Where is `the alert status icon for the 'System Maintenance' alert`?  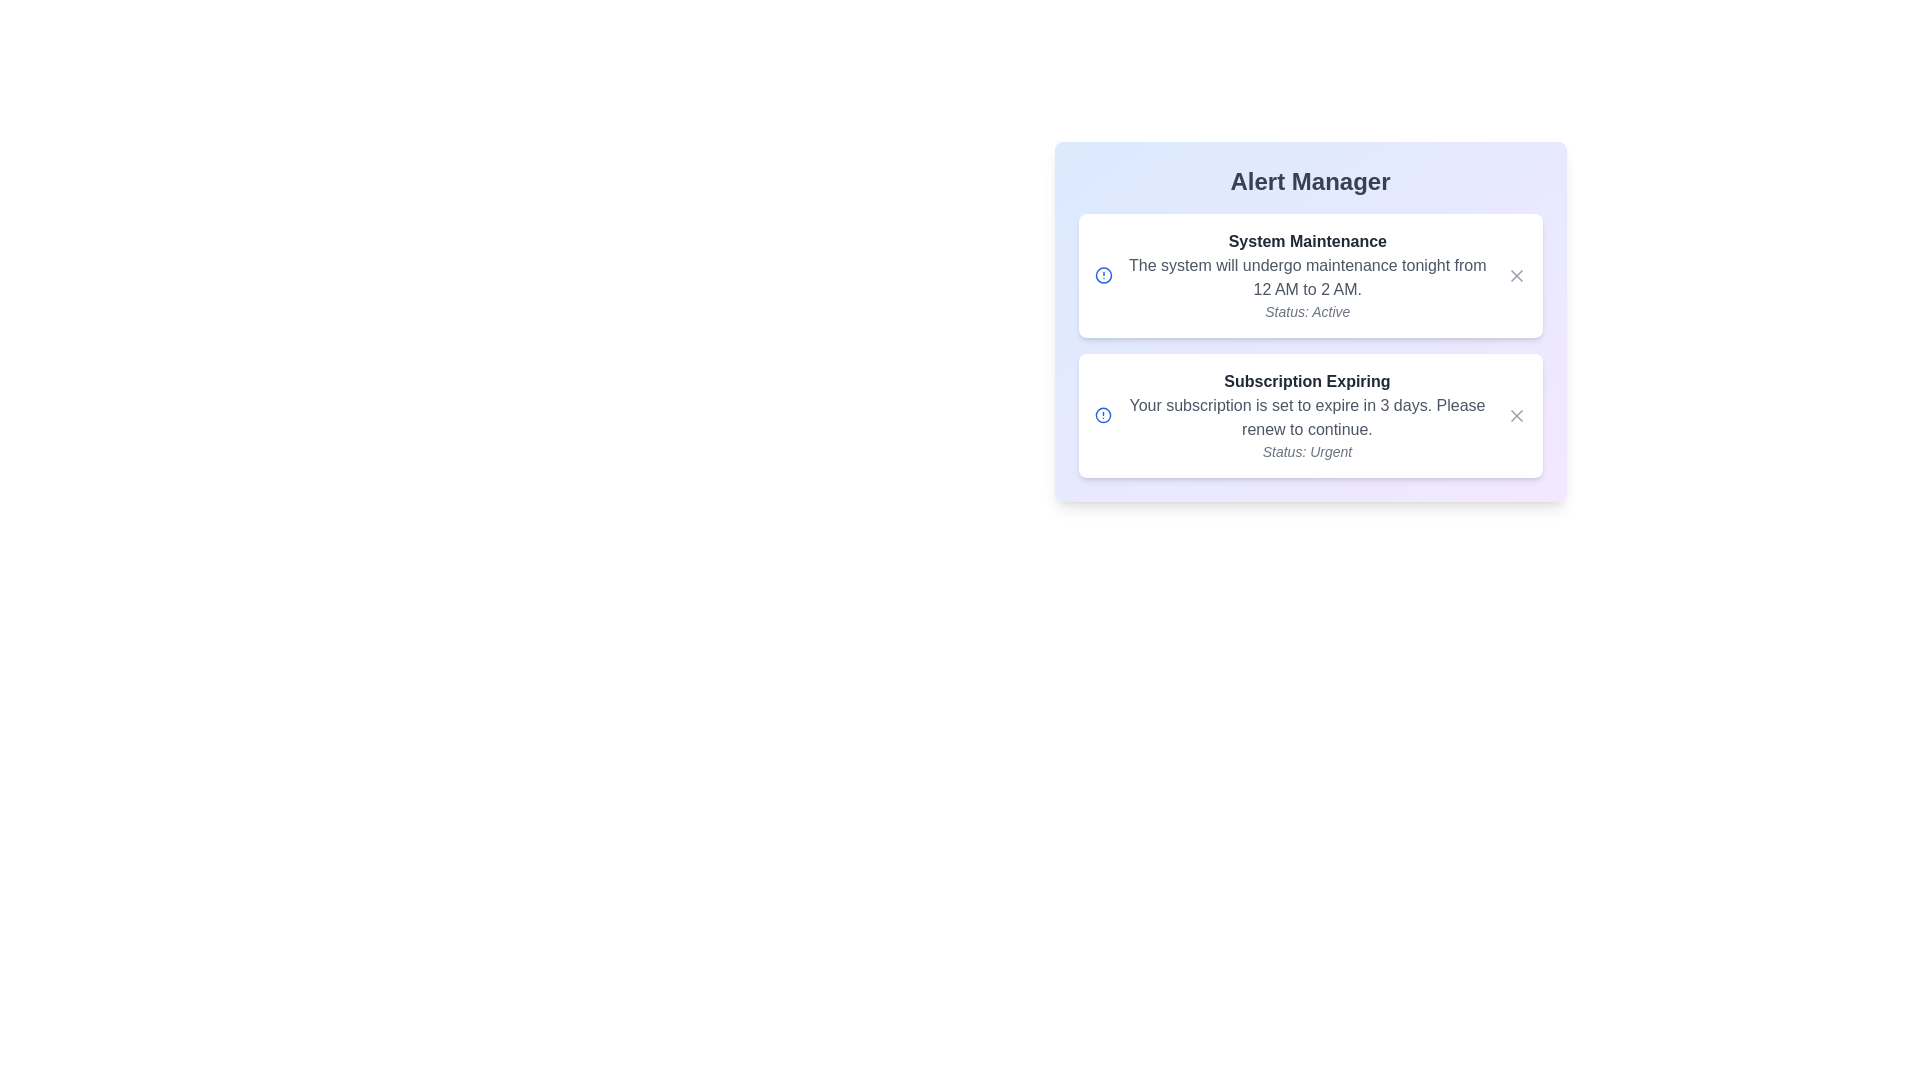 the alert status icon for the 'System Maintenance' alert is located at coordinates (1102, 276).